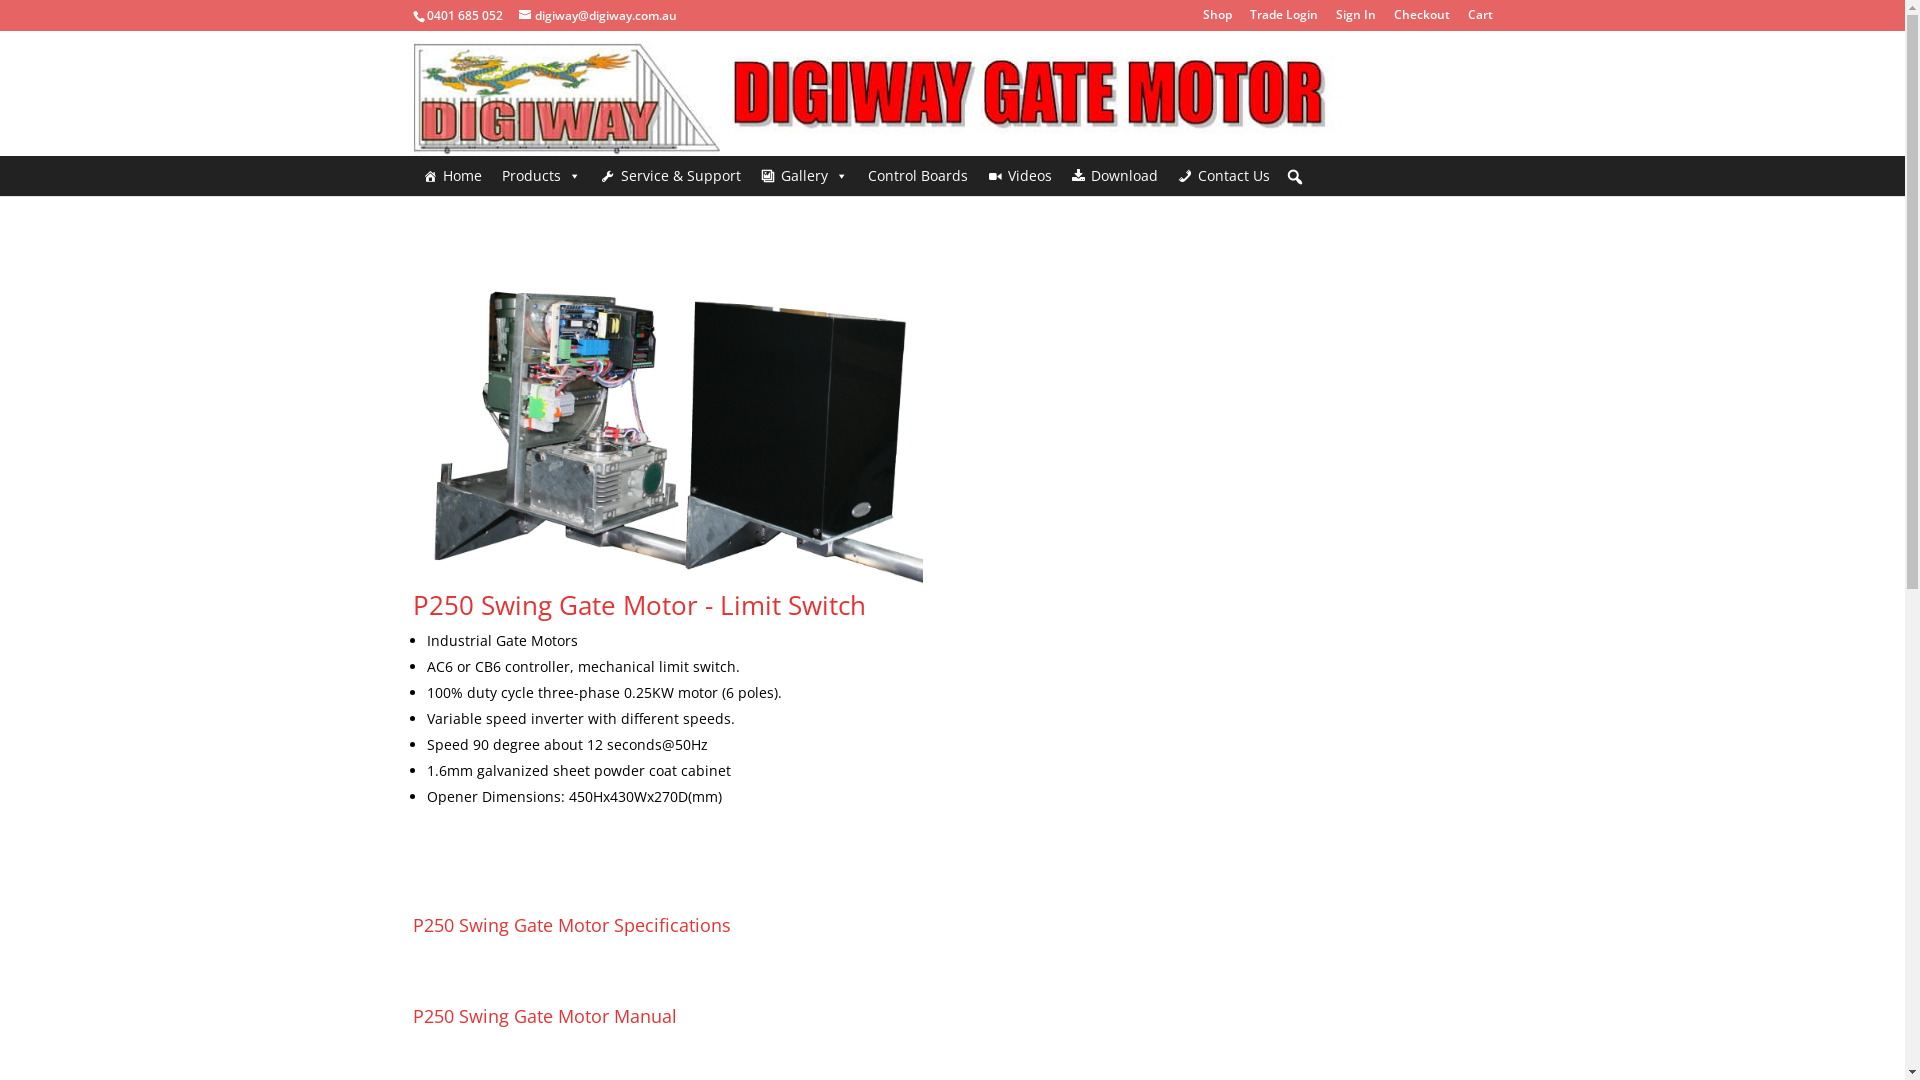 The image size is (1920, 1080). I want to click on 'Checkout', so click(1420, 19).